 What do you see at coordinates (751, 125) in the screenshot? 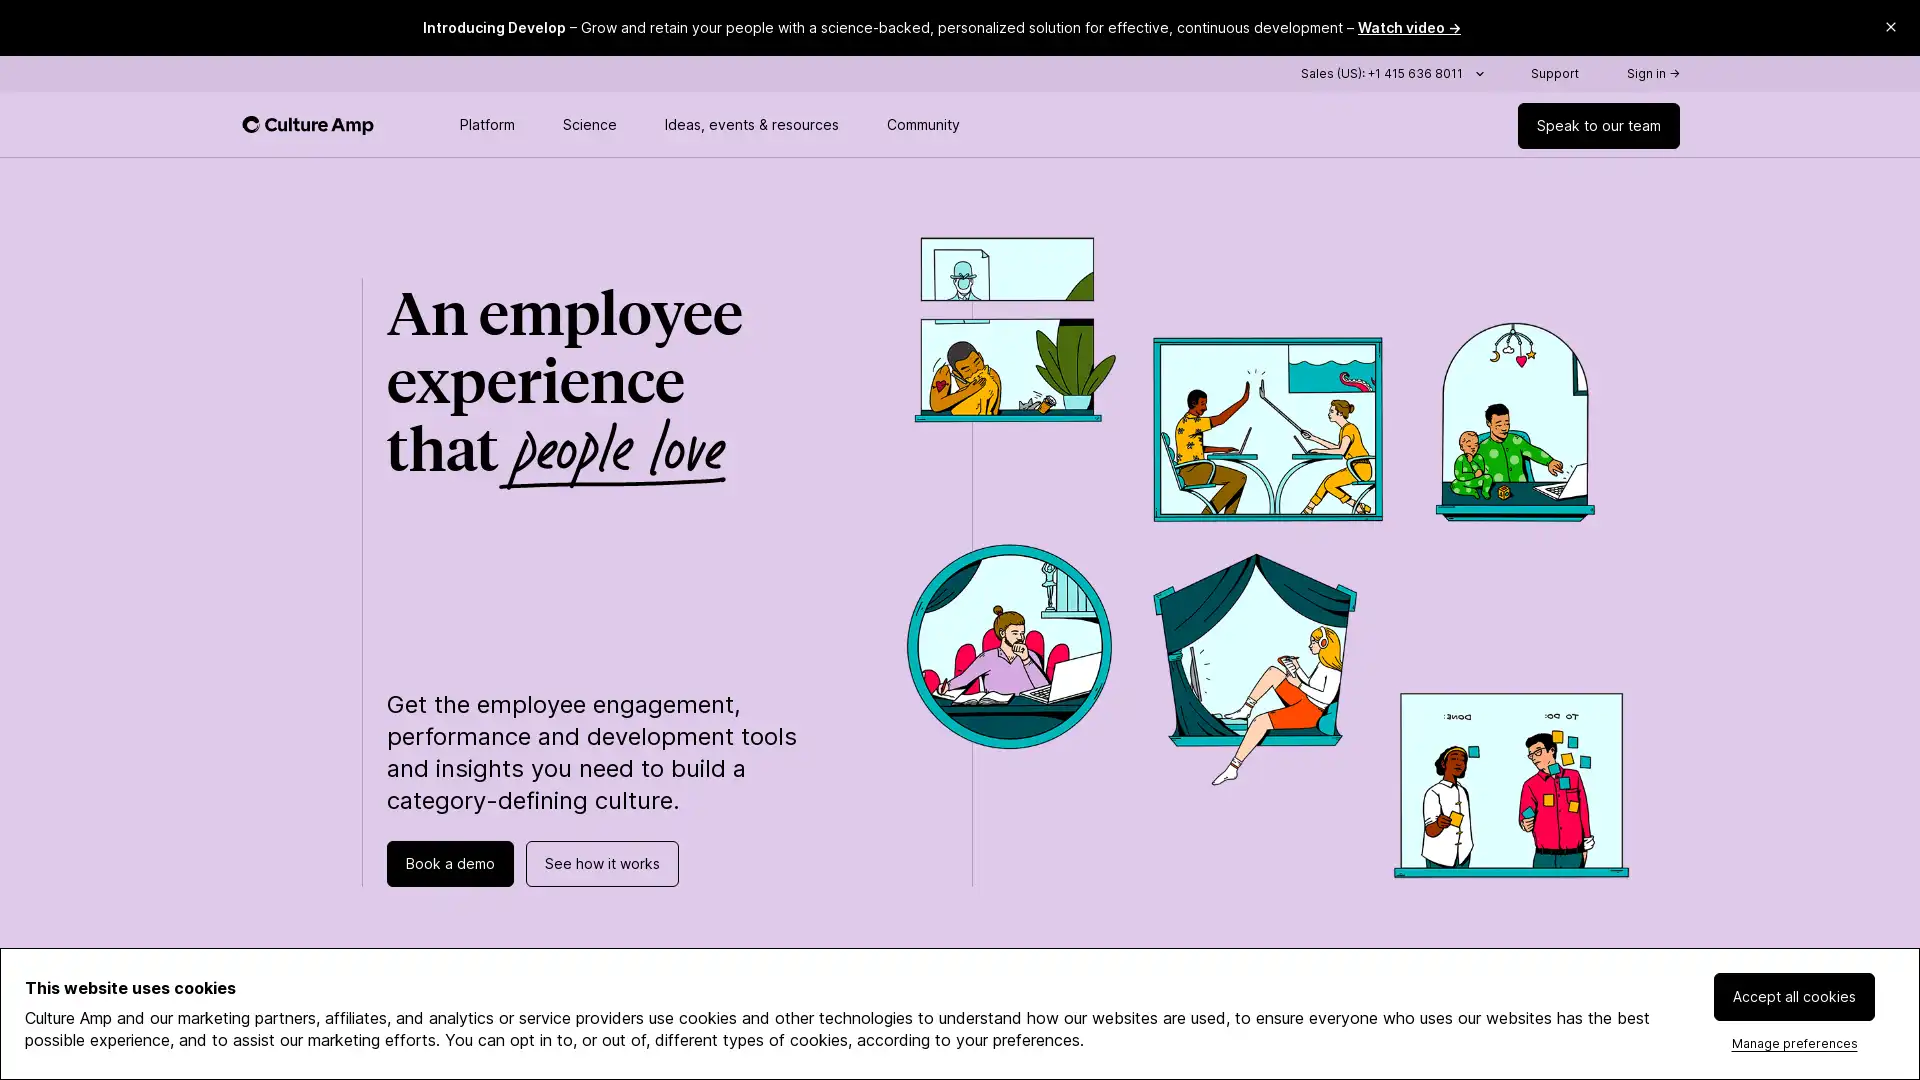
I see `Toggle resources menu` at bounding box center [751, 125].